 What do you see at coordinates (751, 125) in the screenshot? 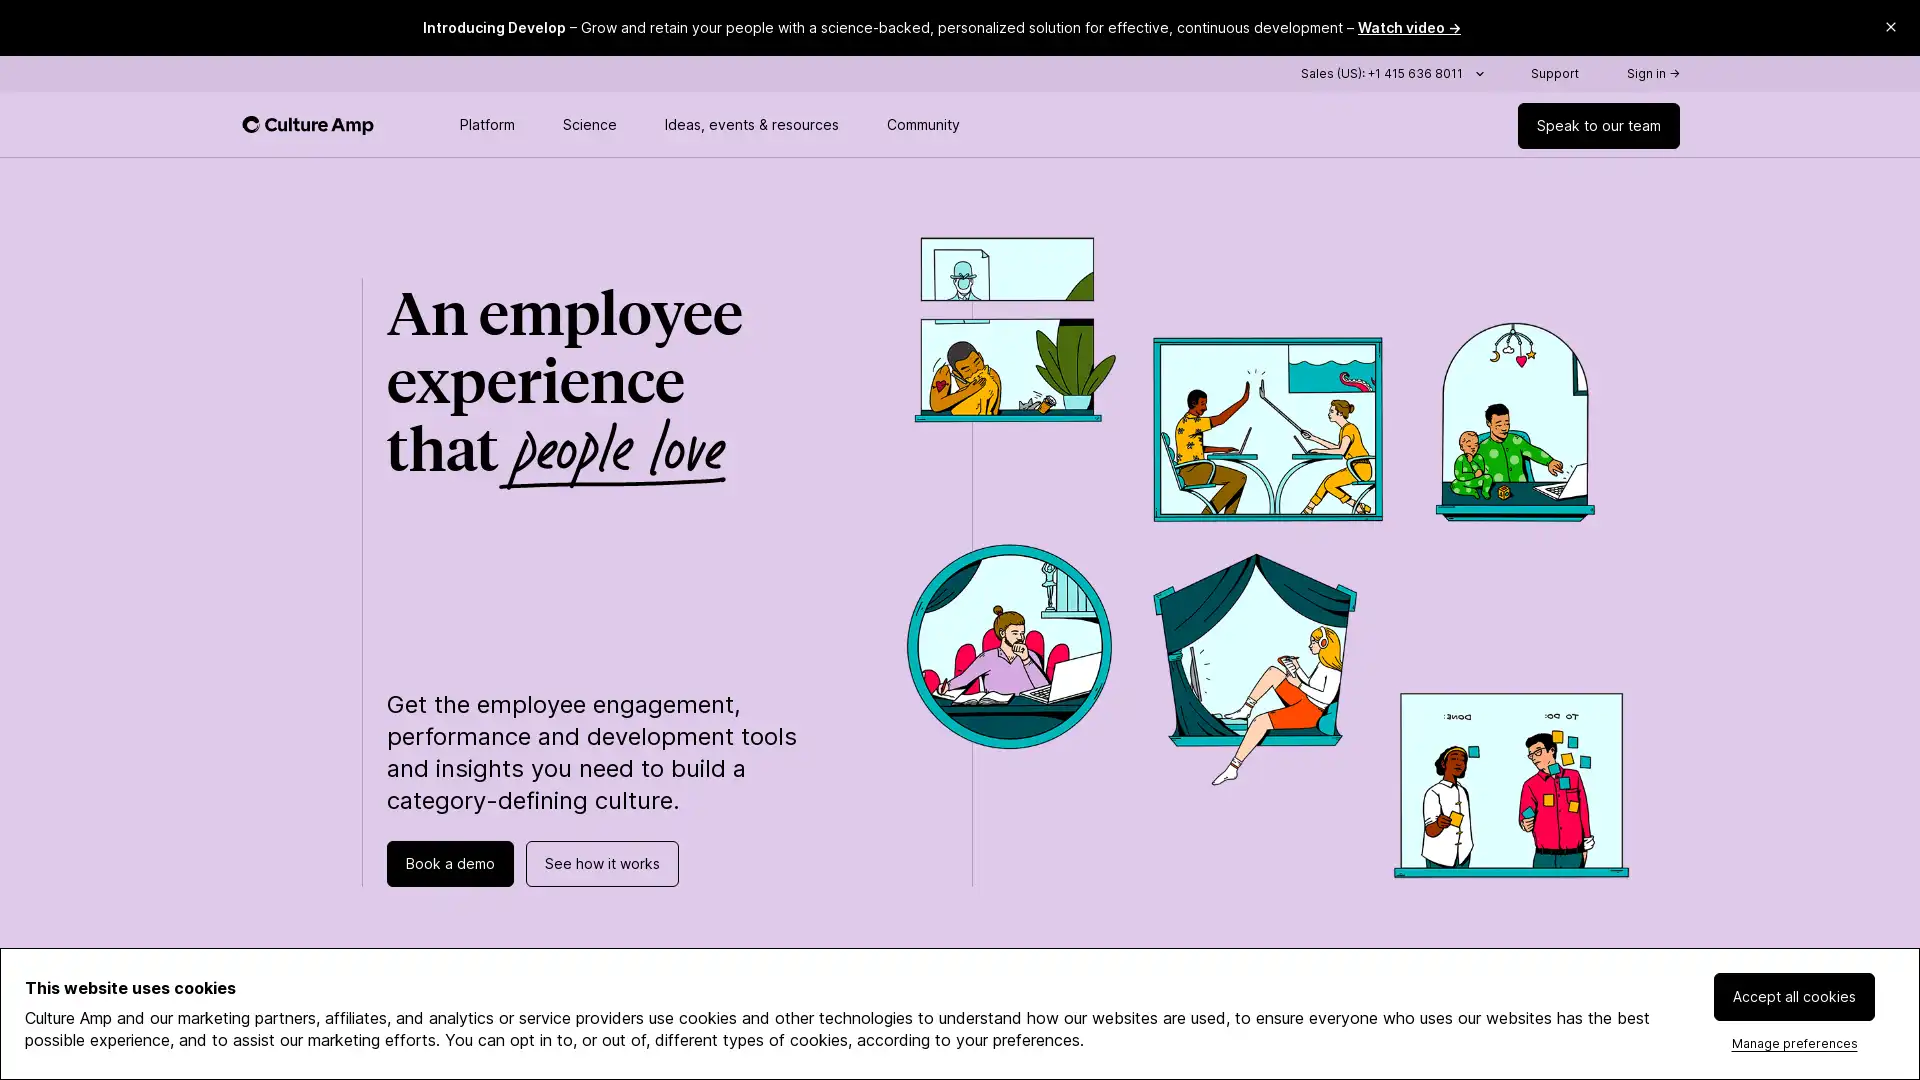
I see `Toggle resources menu` at bounding box center [751, 125].